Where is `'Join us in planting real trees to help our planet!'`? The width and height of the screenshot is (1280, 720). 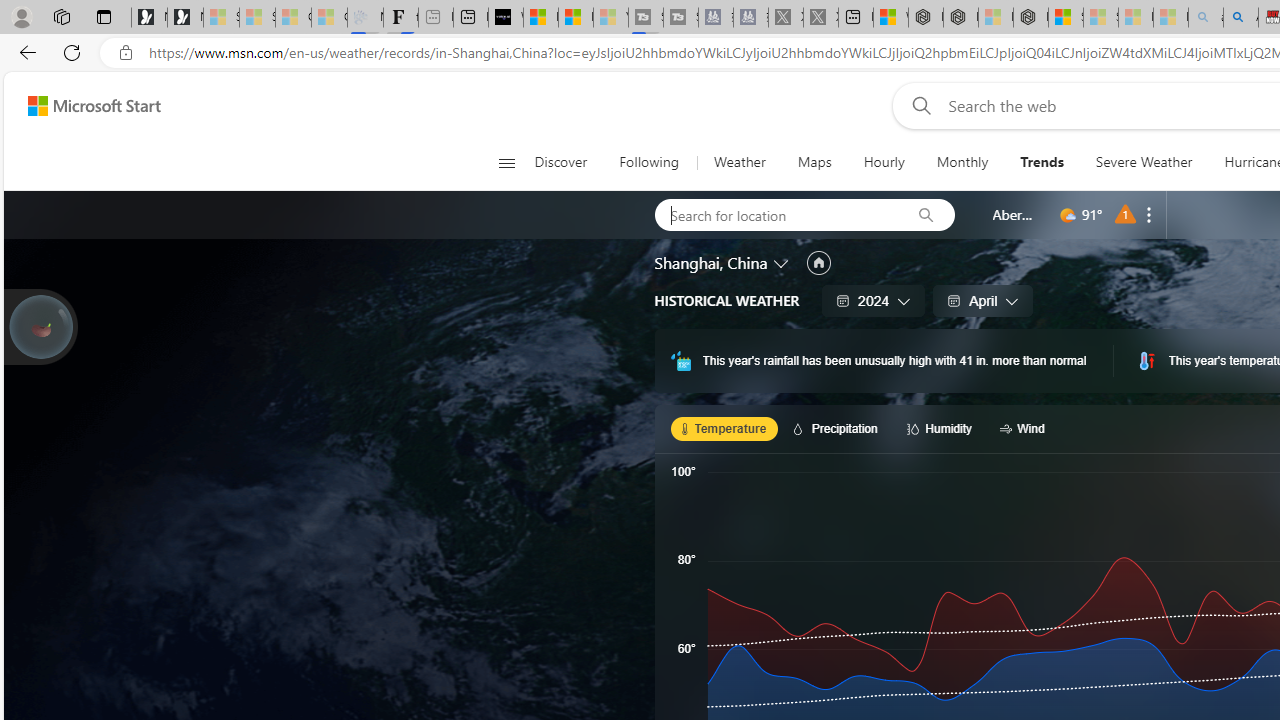
'Join us in planting real trees to help our planet!' is located at coordinates (40, 324).